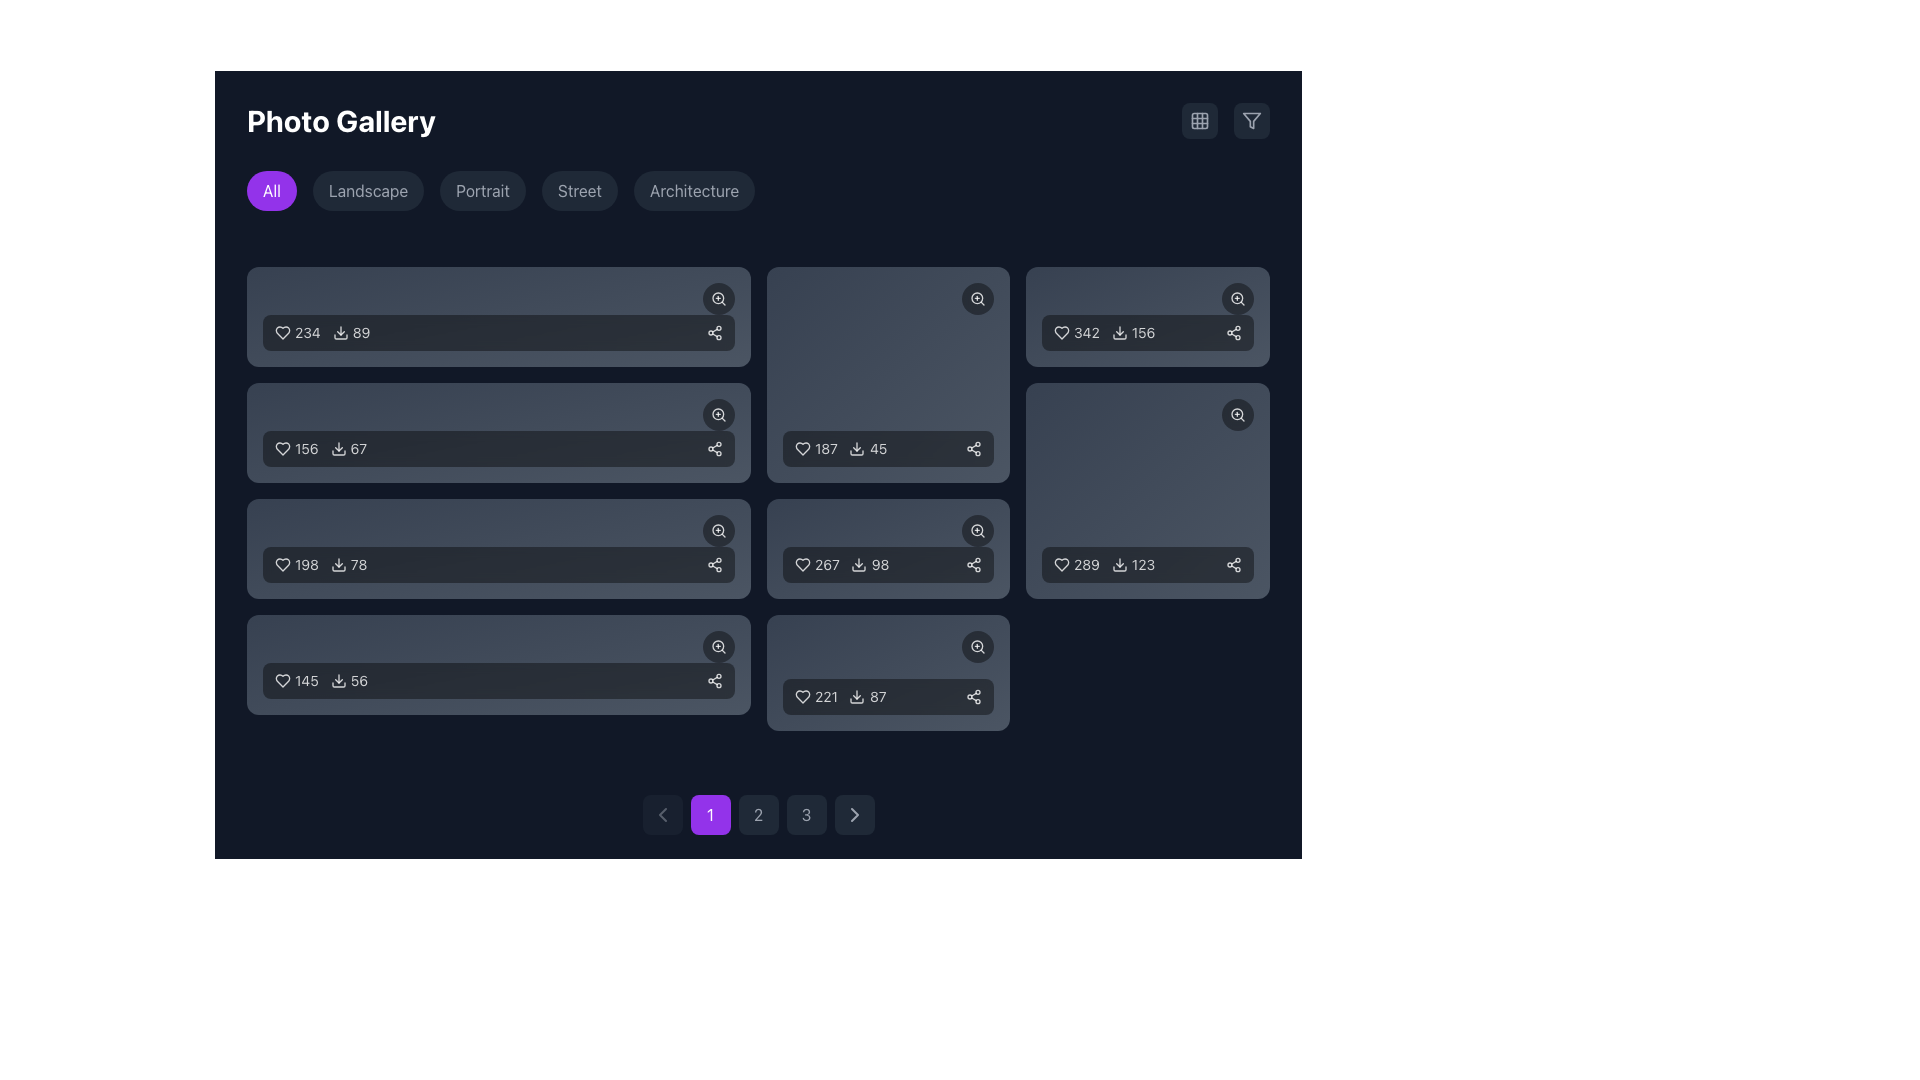 Image resolution: width=1920 pixels, height=1080 pixels. Describe the element at coordinates (1148, 490) in the screenshot. I see `the Card-like UI component located in the bottom-right corner of the grid layout to like the media file or content item` at that location.